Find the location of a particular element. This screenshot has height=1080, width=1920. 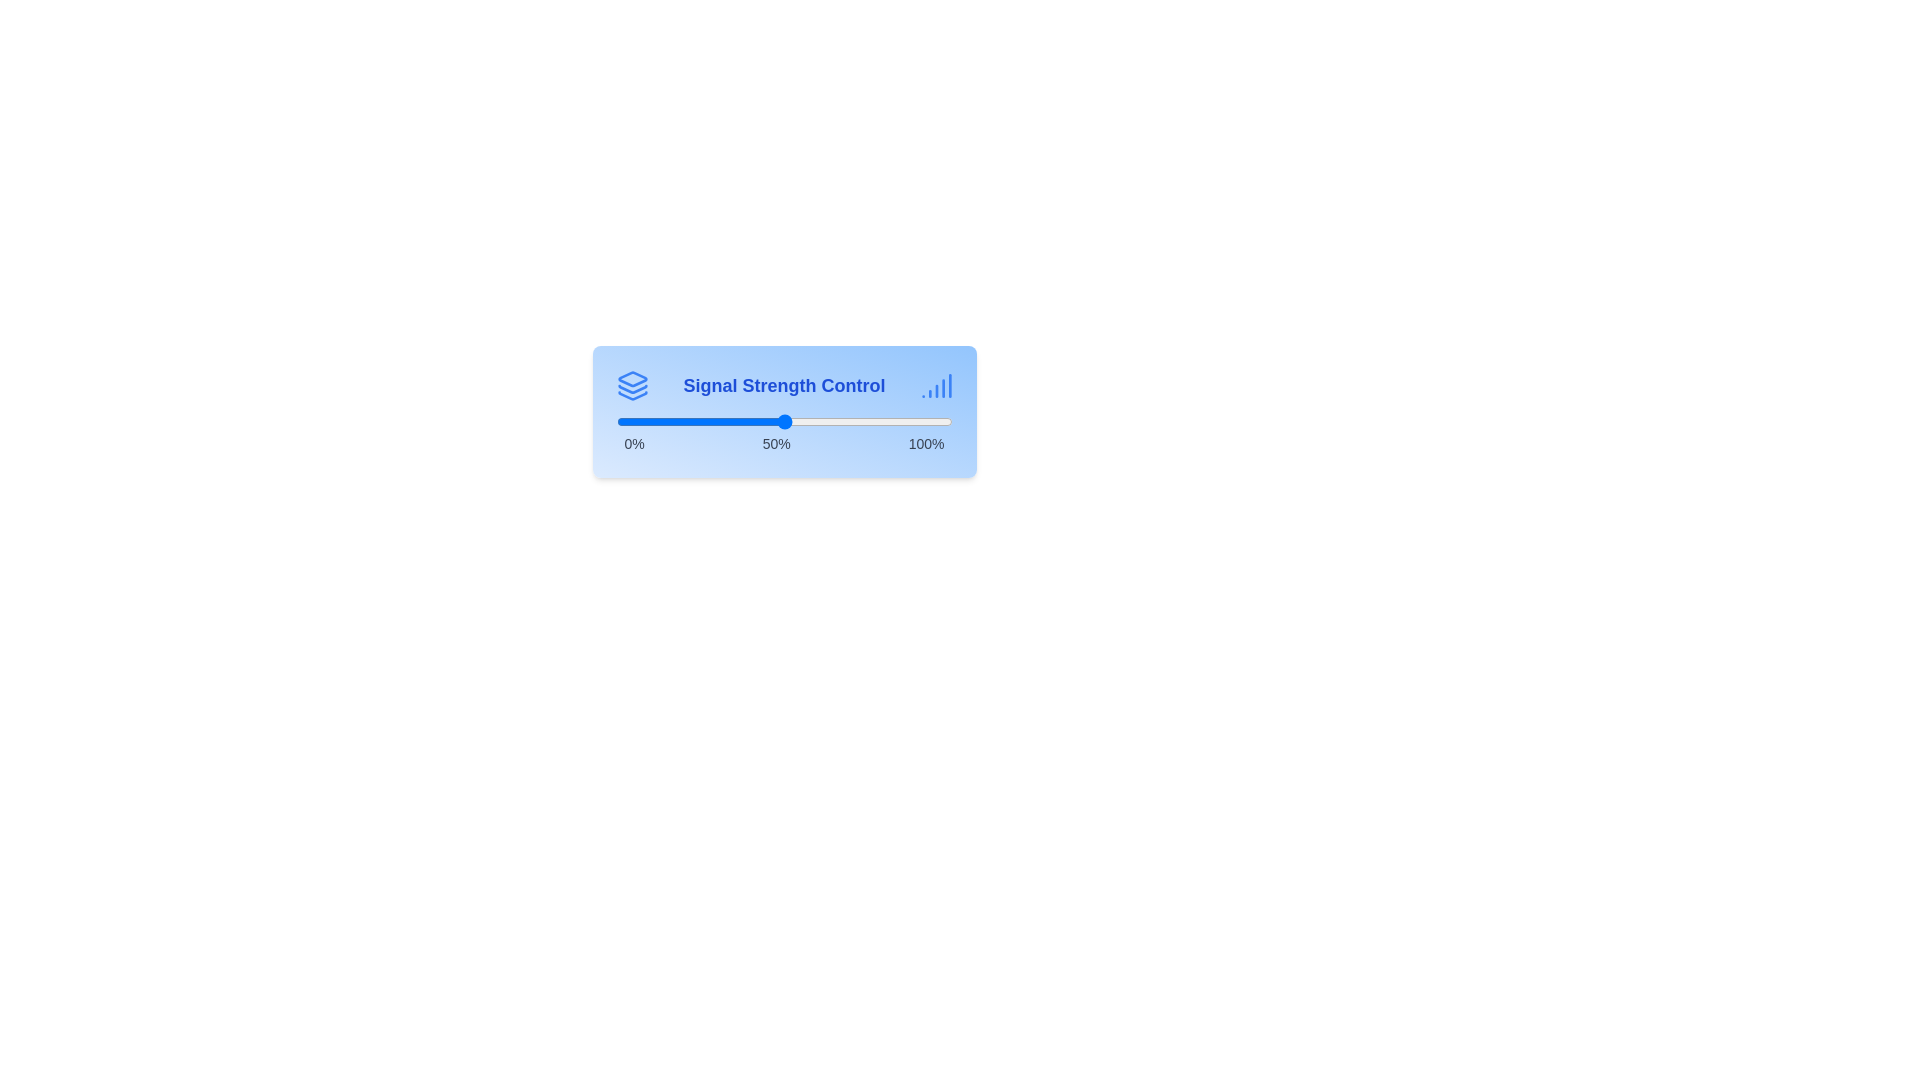

the signal strength to 48% using the slider is located at coordinates (776, 420).